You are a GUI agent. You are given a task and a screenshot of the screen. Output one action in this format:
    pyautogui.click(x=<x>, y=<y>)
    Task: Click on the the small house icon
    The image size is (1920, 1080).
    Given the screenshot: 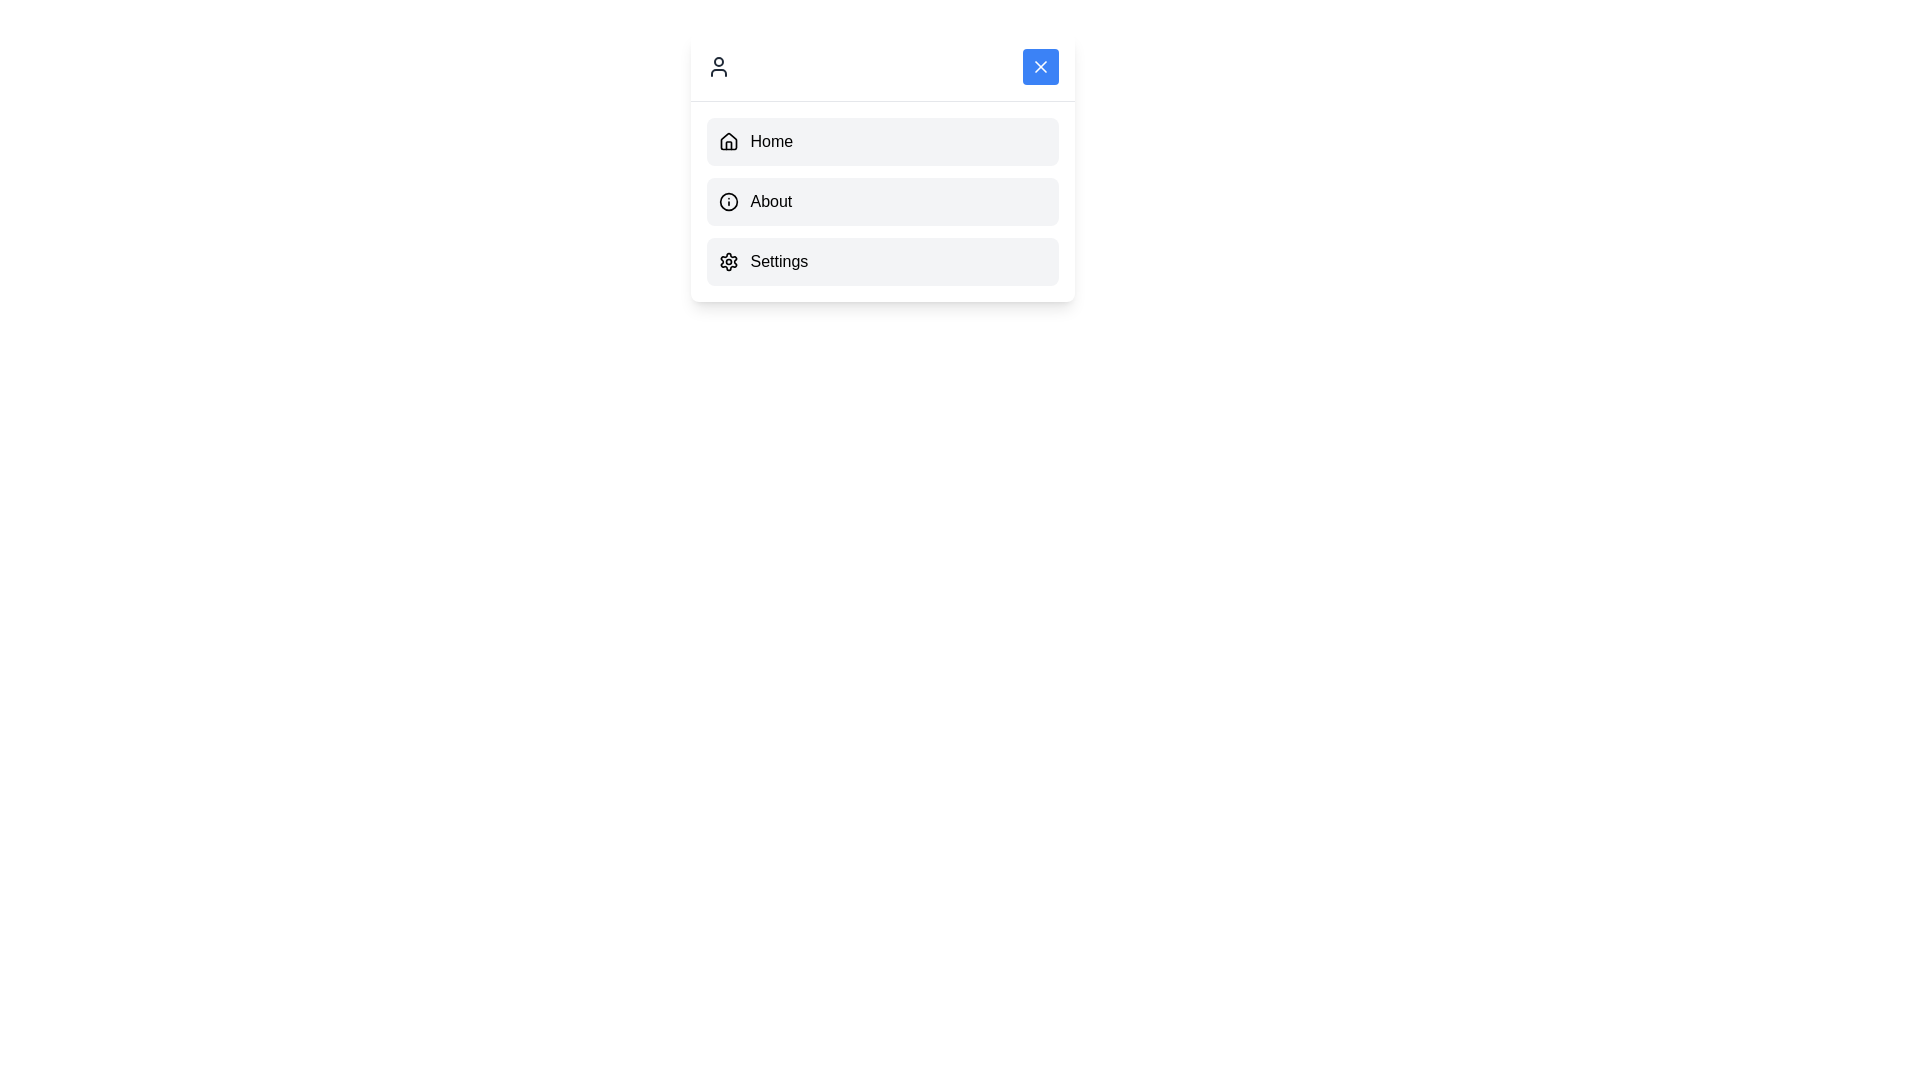 What is the action you would take?
    pyautogui.click(x=727, y=141)
    